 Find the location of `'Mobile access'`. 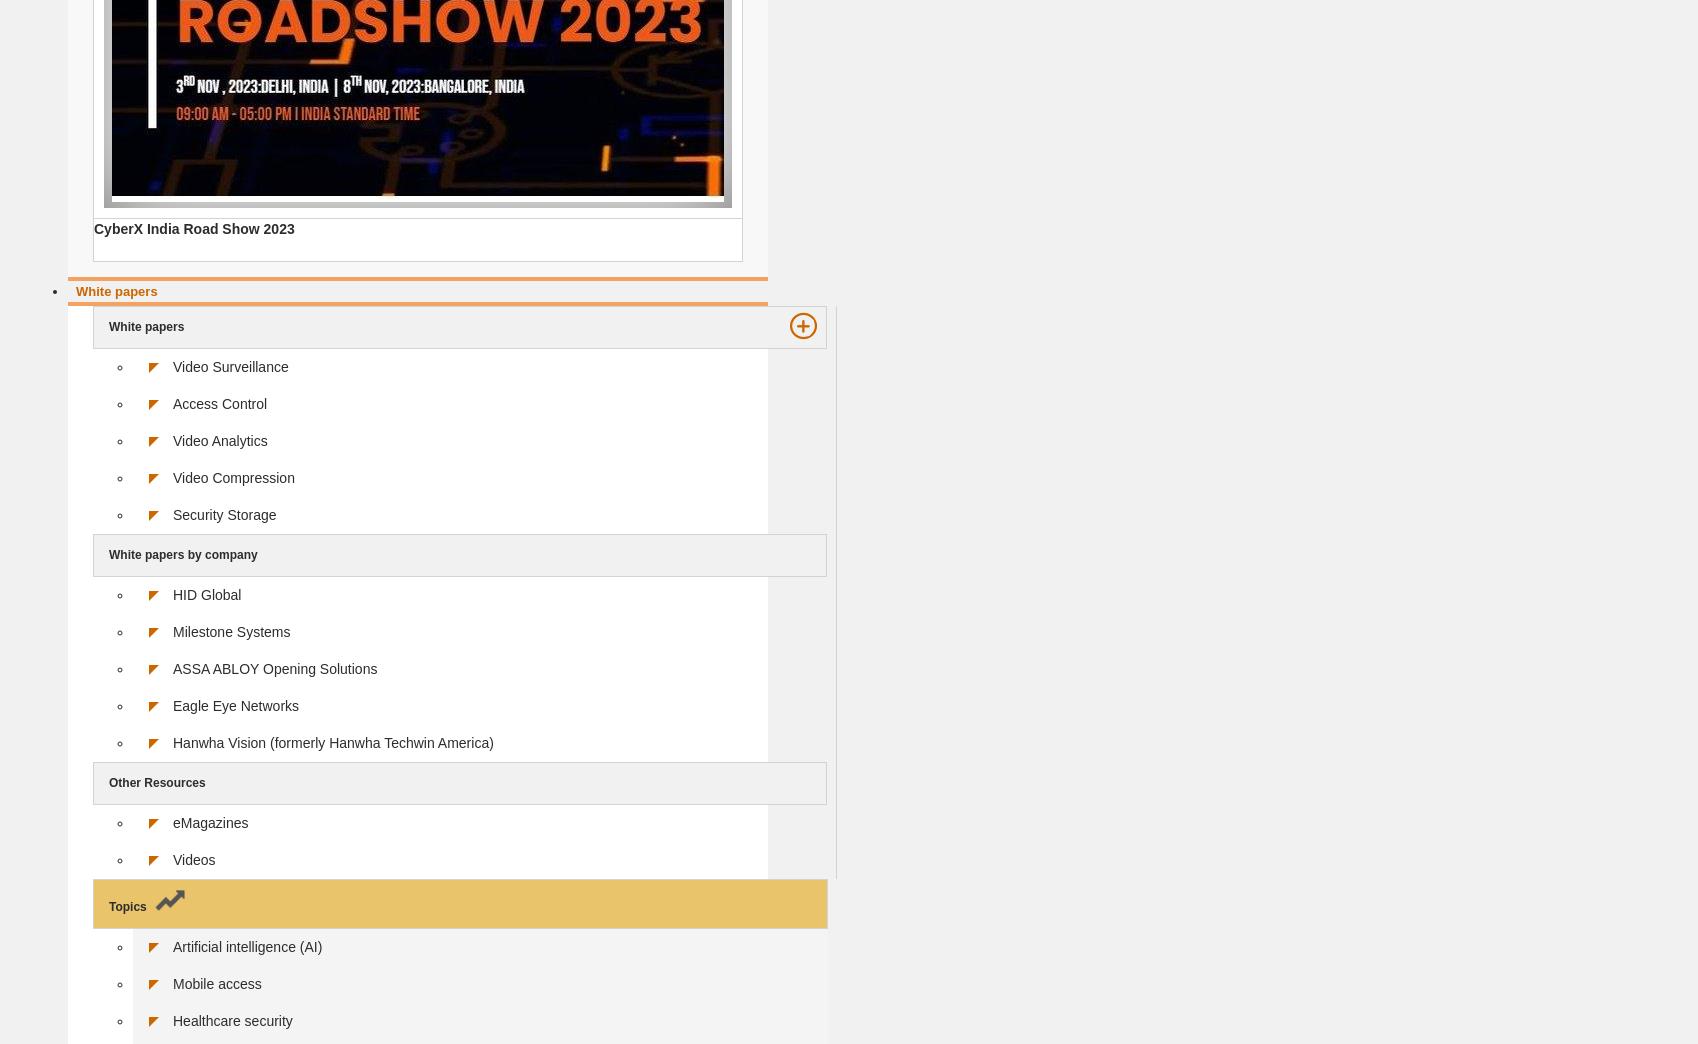

'Mobile access' is located at coordinates (173, 983).